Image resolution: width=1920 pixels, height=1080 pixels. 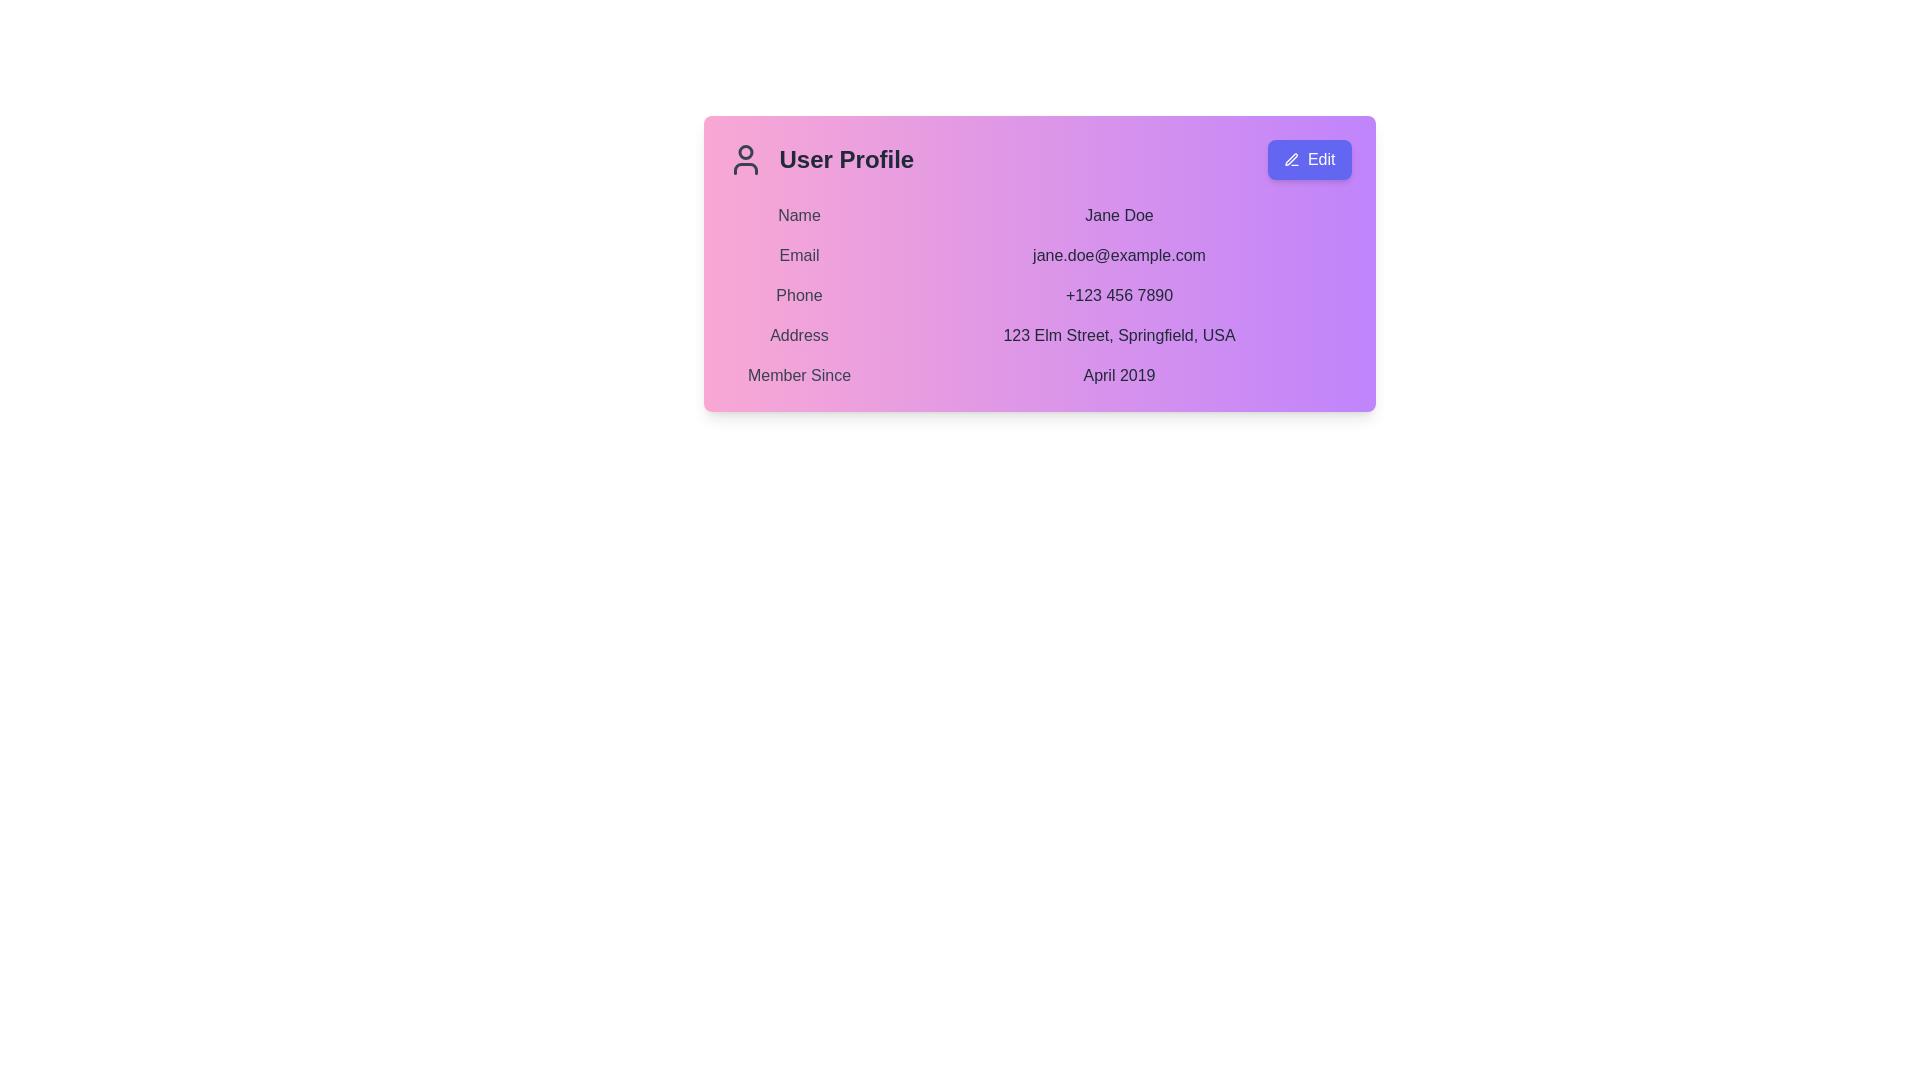 What do you see at coordinates (1309, 158) in the screenshot?
I see `the edit button located in the top-right corner of the 'User Profile' section` at bounding box center [1309, 158].